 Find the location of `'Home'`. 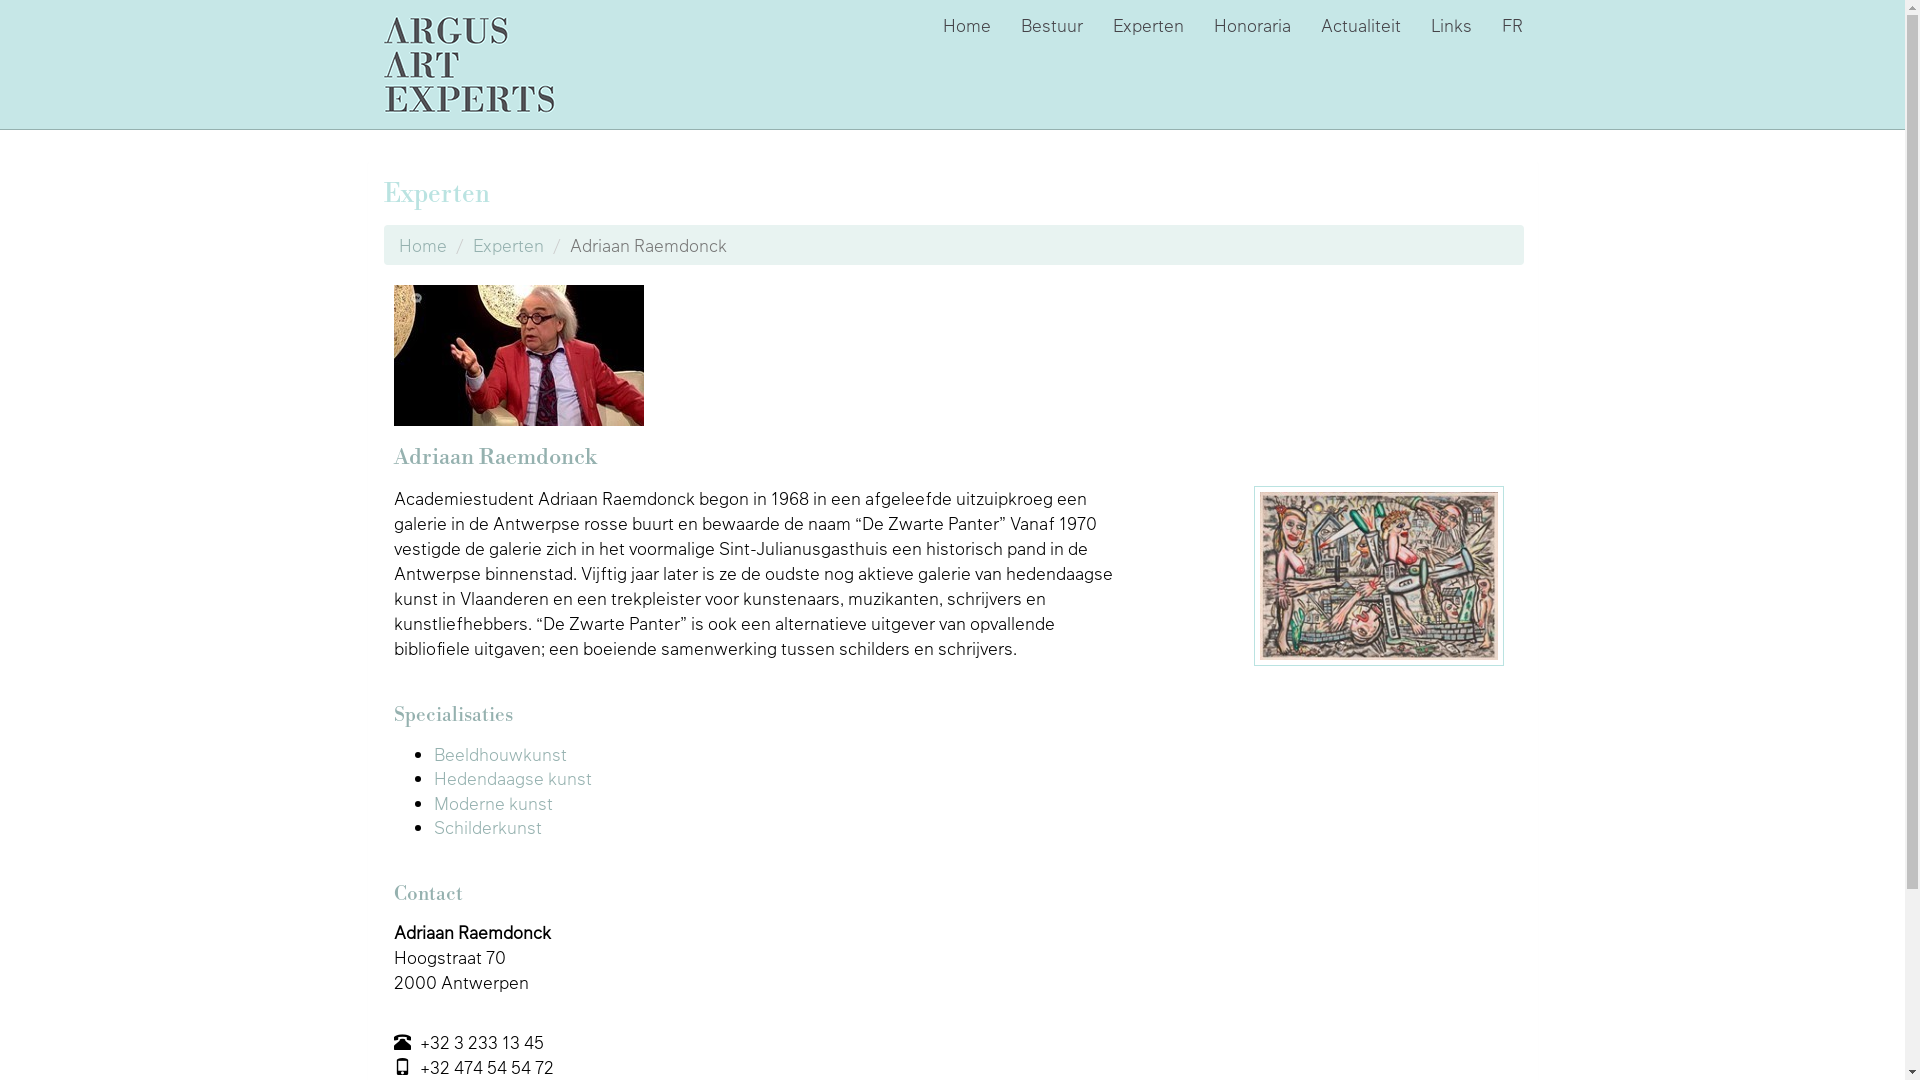

'Home' is located at coordinates (966, 24).